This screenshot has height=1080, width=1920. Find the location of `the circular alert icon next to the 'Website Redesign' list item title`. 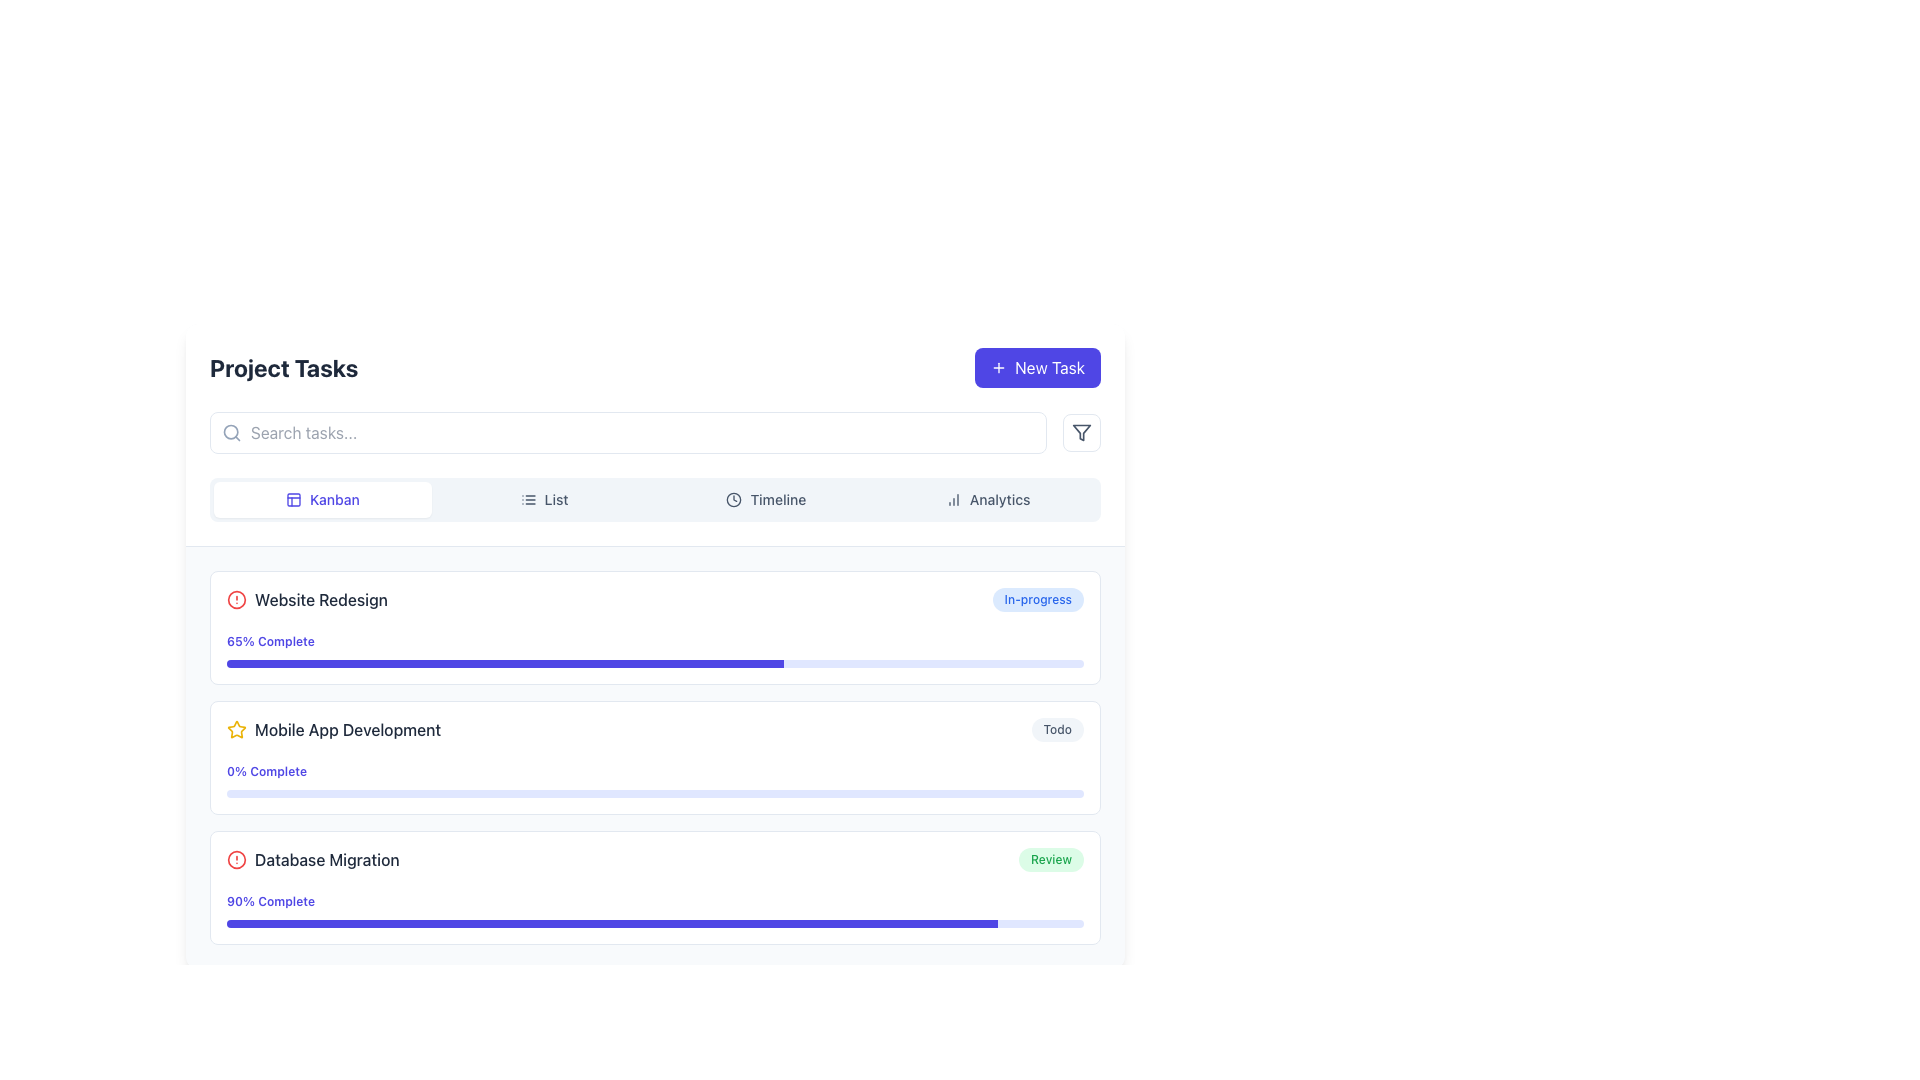

the circular alert icon next to the 'Website Redesign' list item title is located at coordinates (306, 599).